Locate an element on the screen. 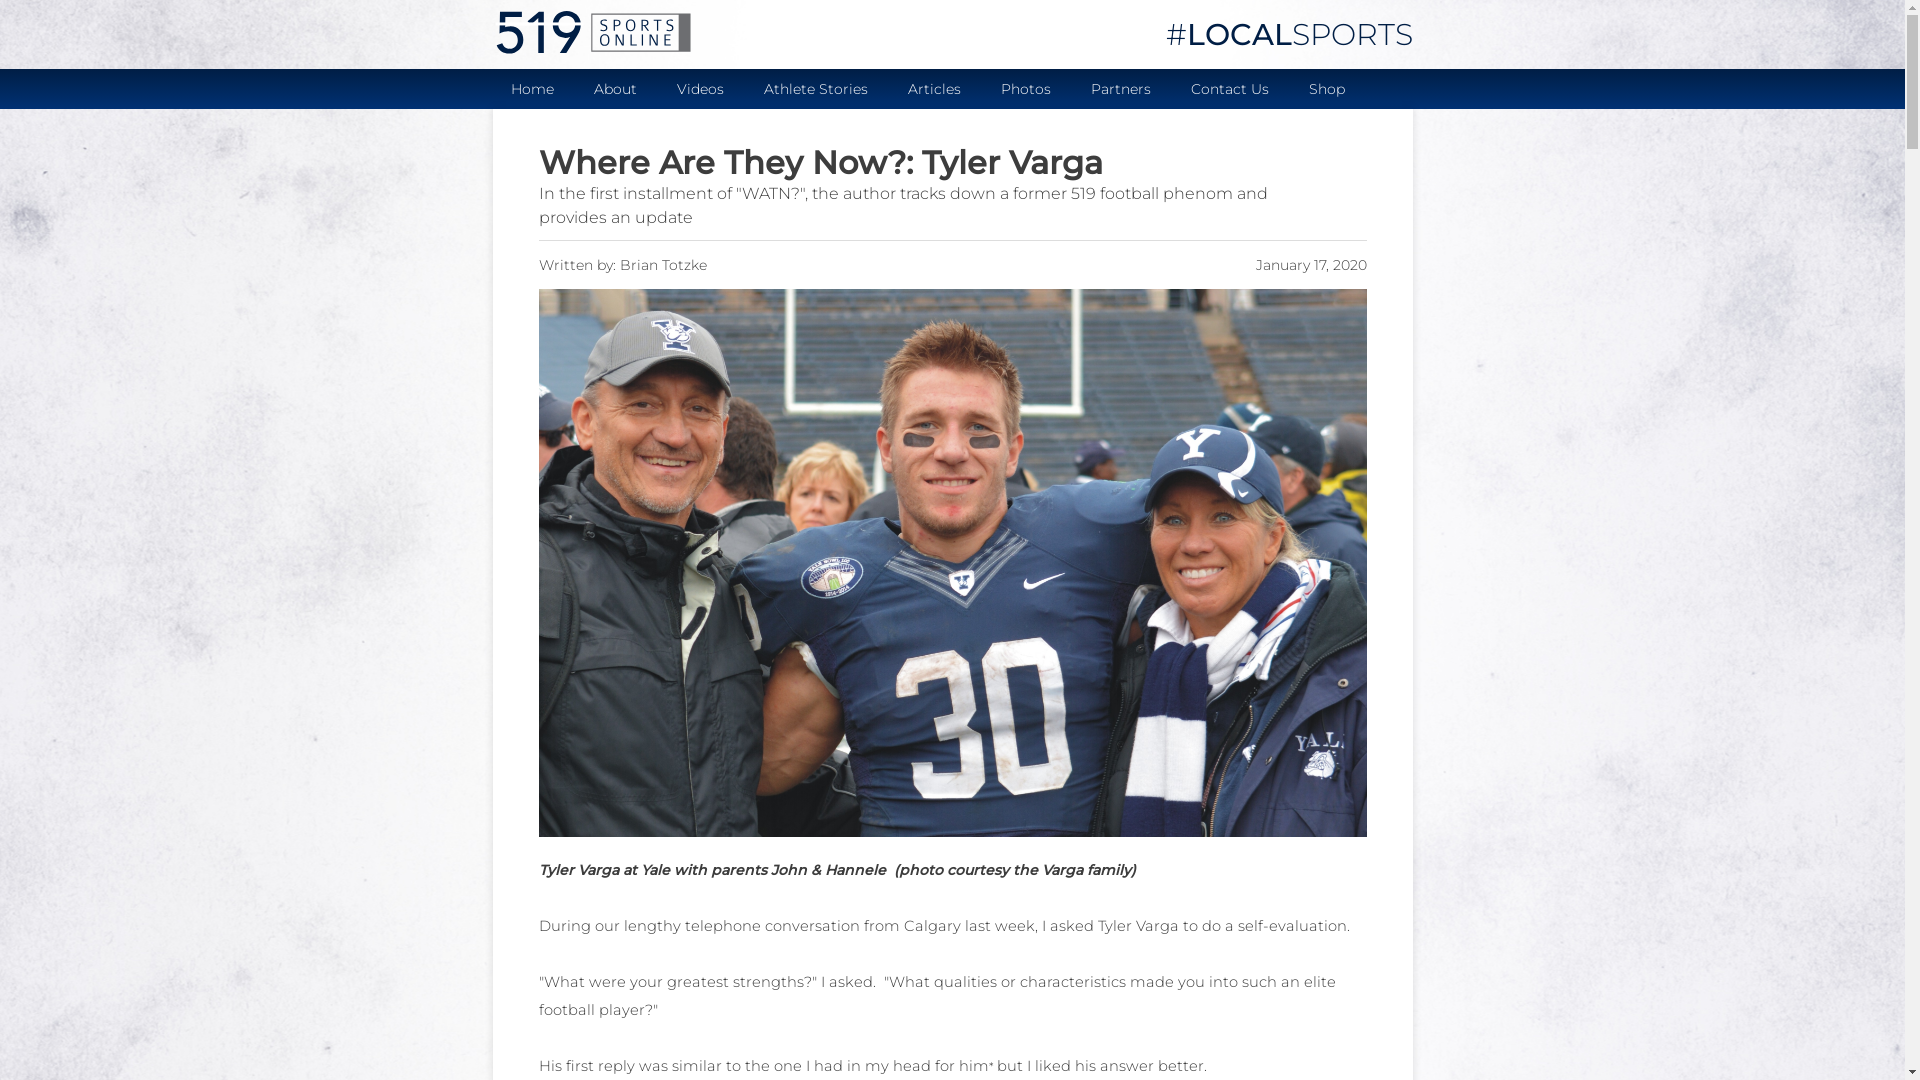 The height and width of the screenshot is (1080, 1920). 'Contact Us' is located at coordinates (1227, 86).